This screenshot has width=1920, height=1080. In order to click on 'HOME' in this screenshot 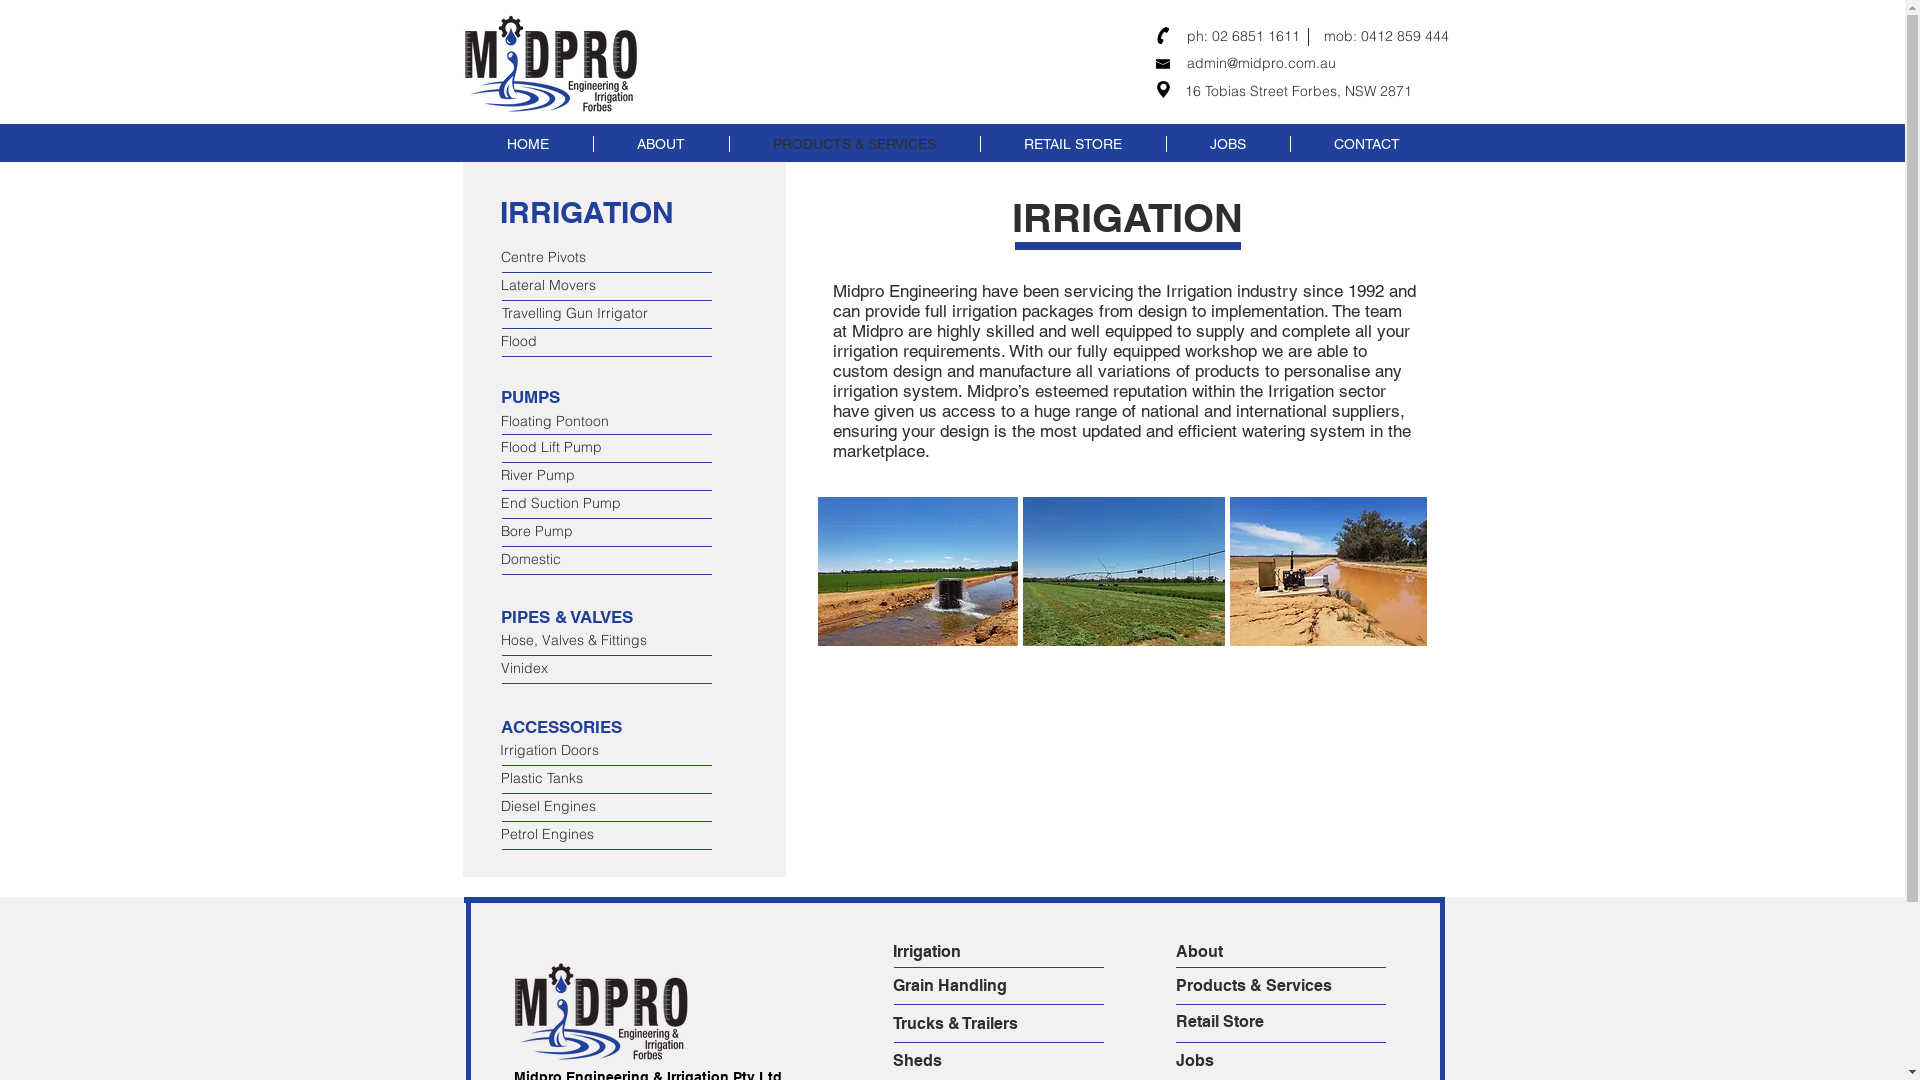, I will do `click(528, 142)`.